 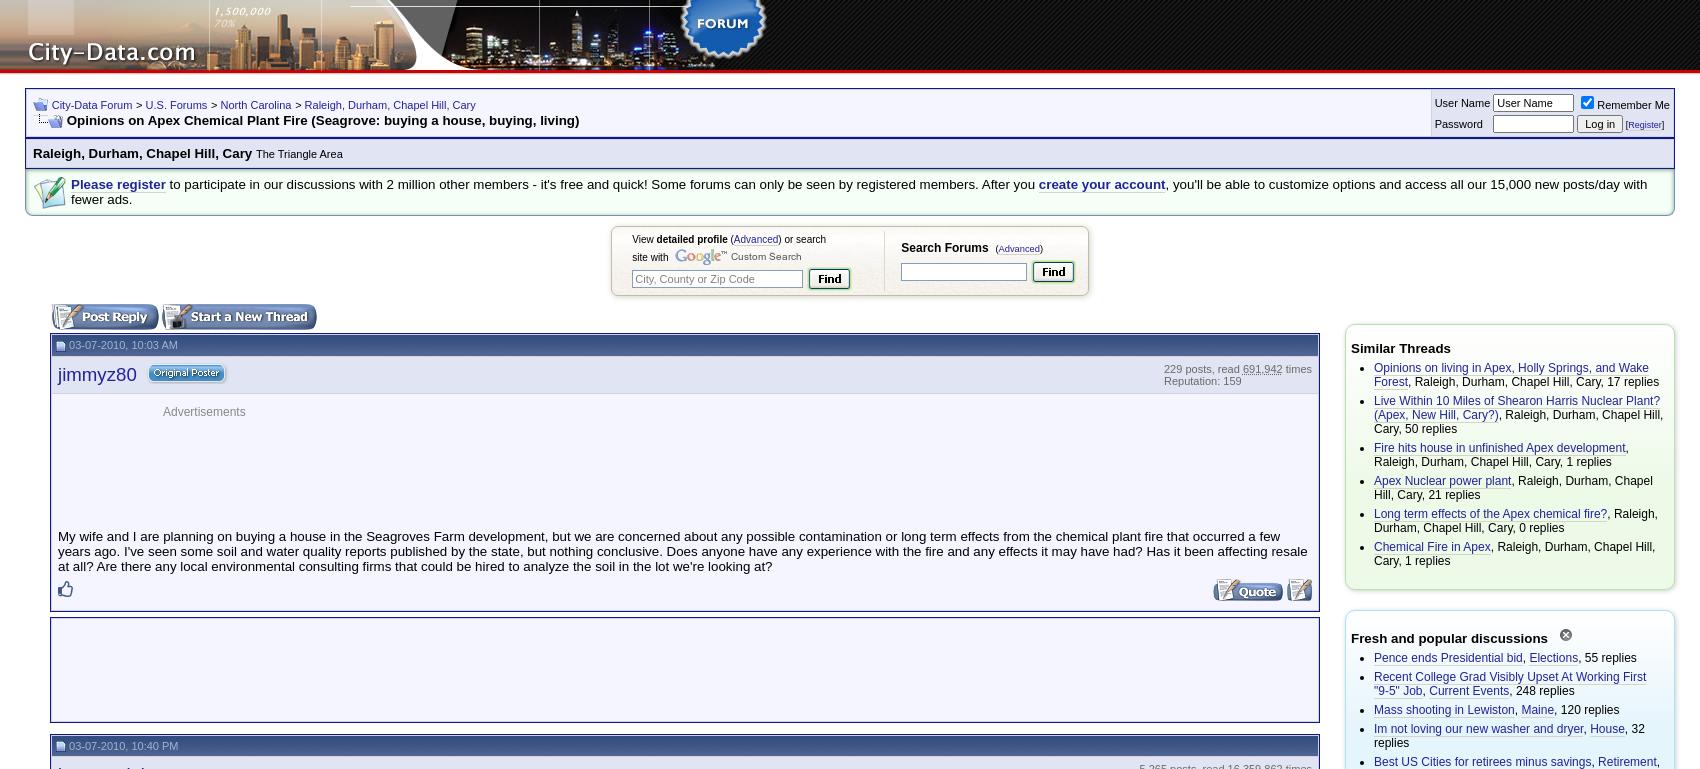 What do you see at coordinates (1632, 104) in the screenshot?
I see `'Remember Me'` at bounding box center [1632, 104].